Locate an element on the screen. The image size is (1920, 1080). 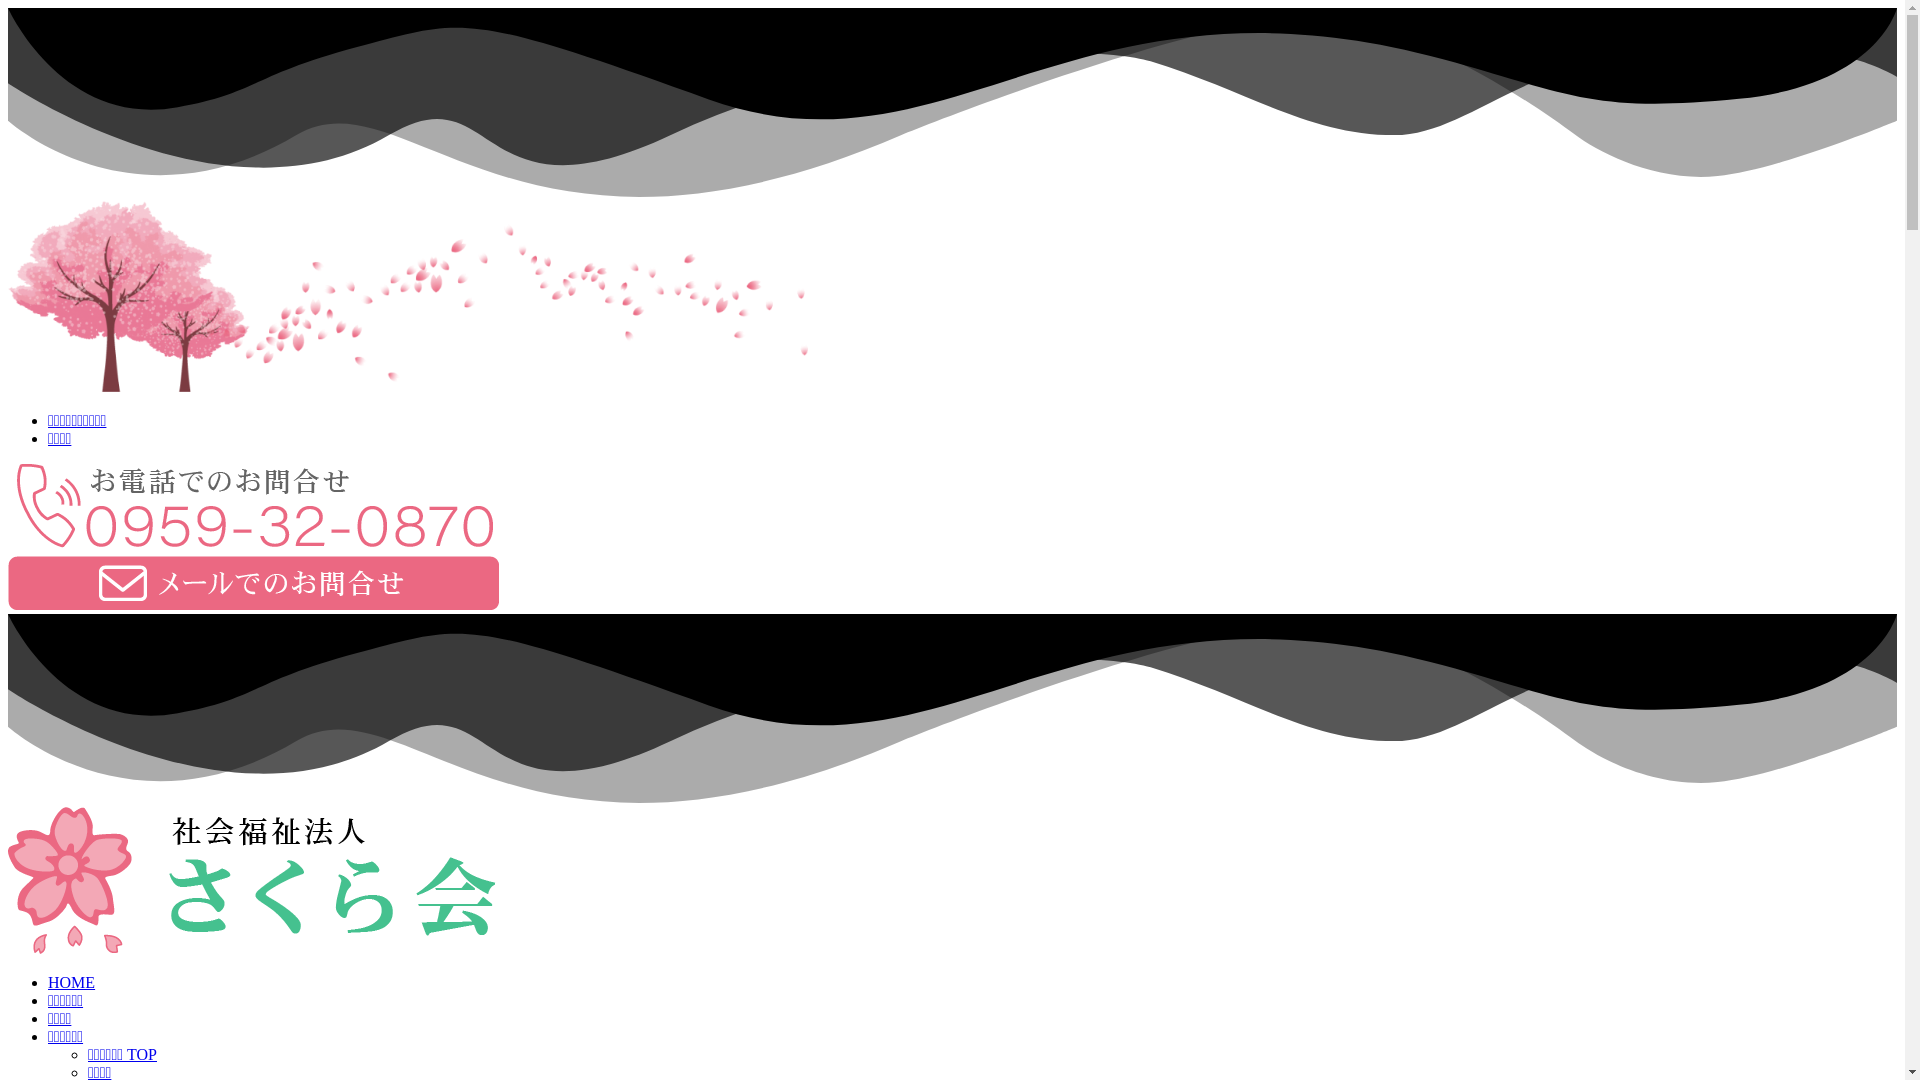
'HOME' is located at coordinates (71, 981).